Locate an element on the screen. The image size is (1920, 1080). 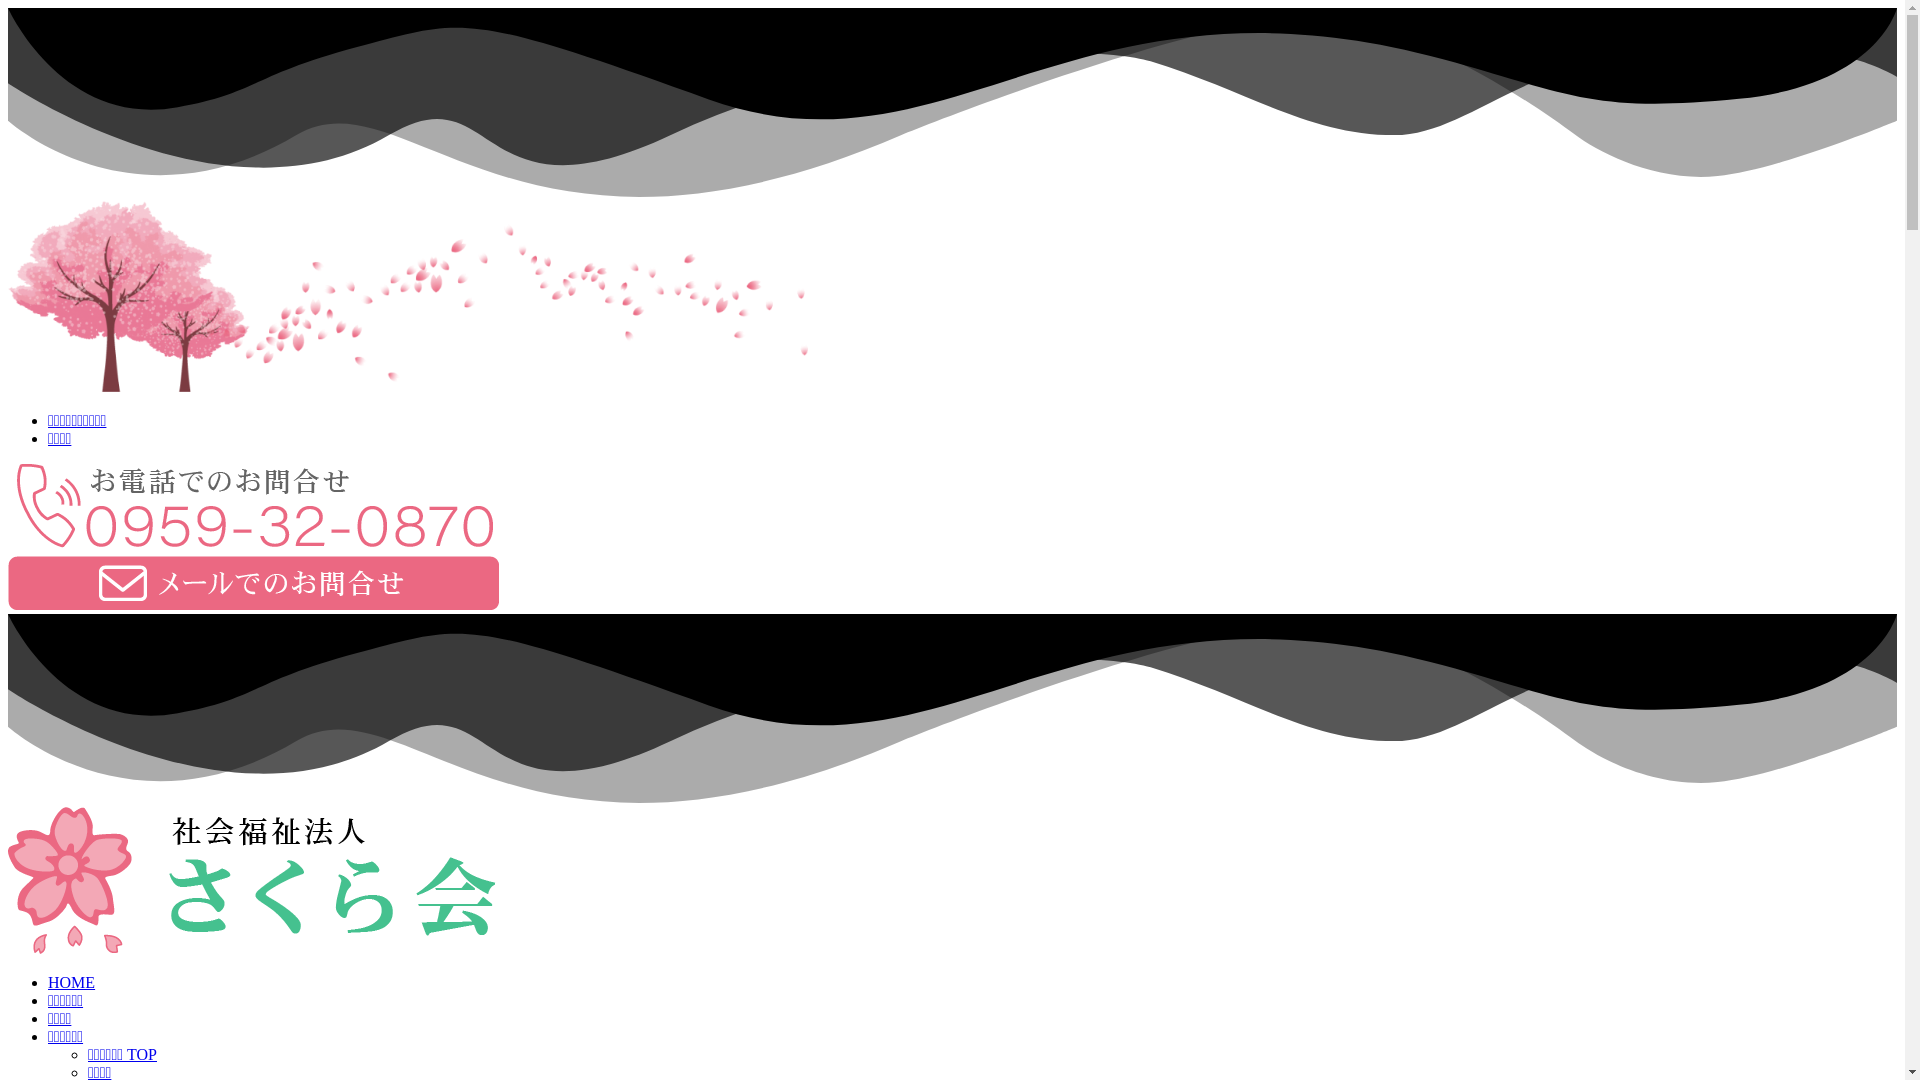
'HOME' is located at coordinates (71, 981).